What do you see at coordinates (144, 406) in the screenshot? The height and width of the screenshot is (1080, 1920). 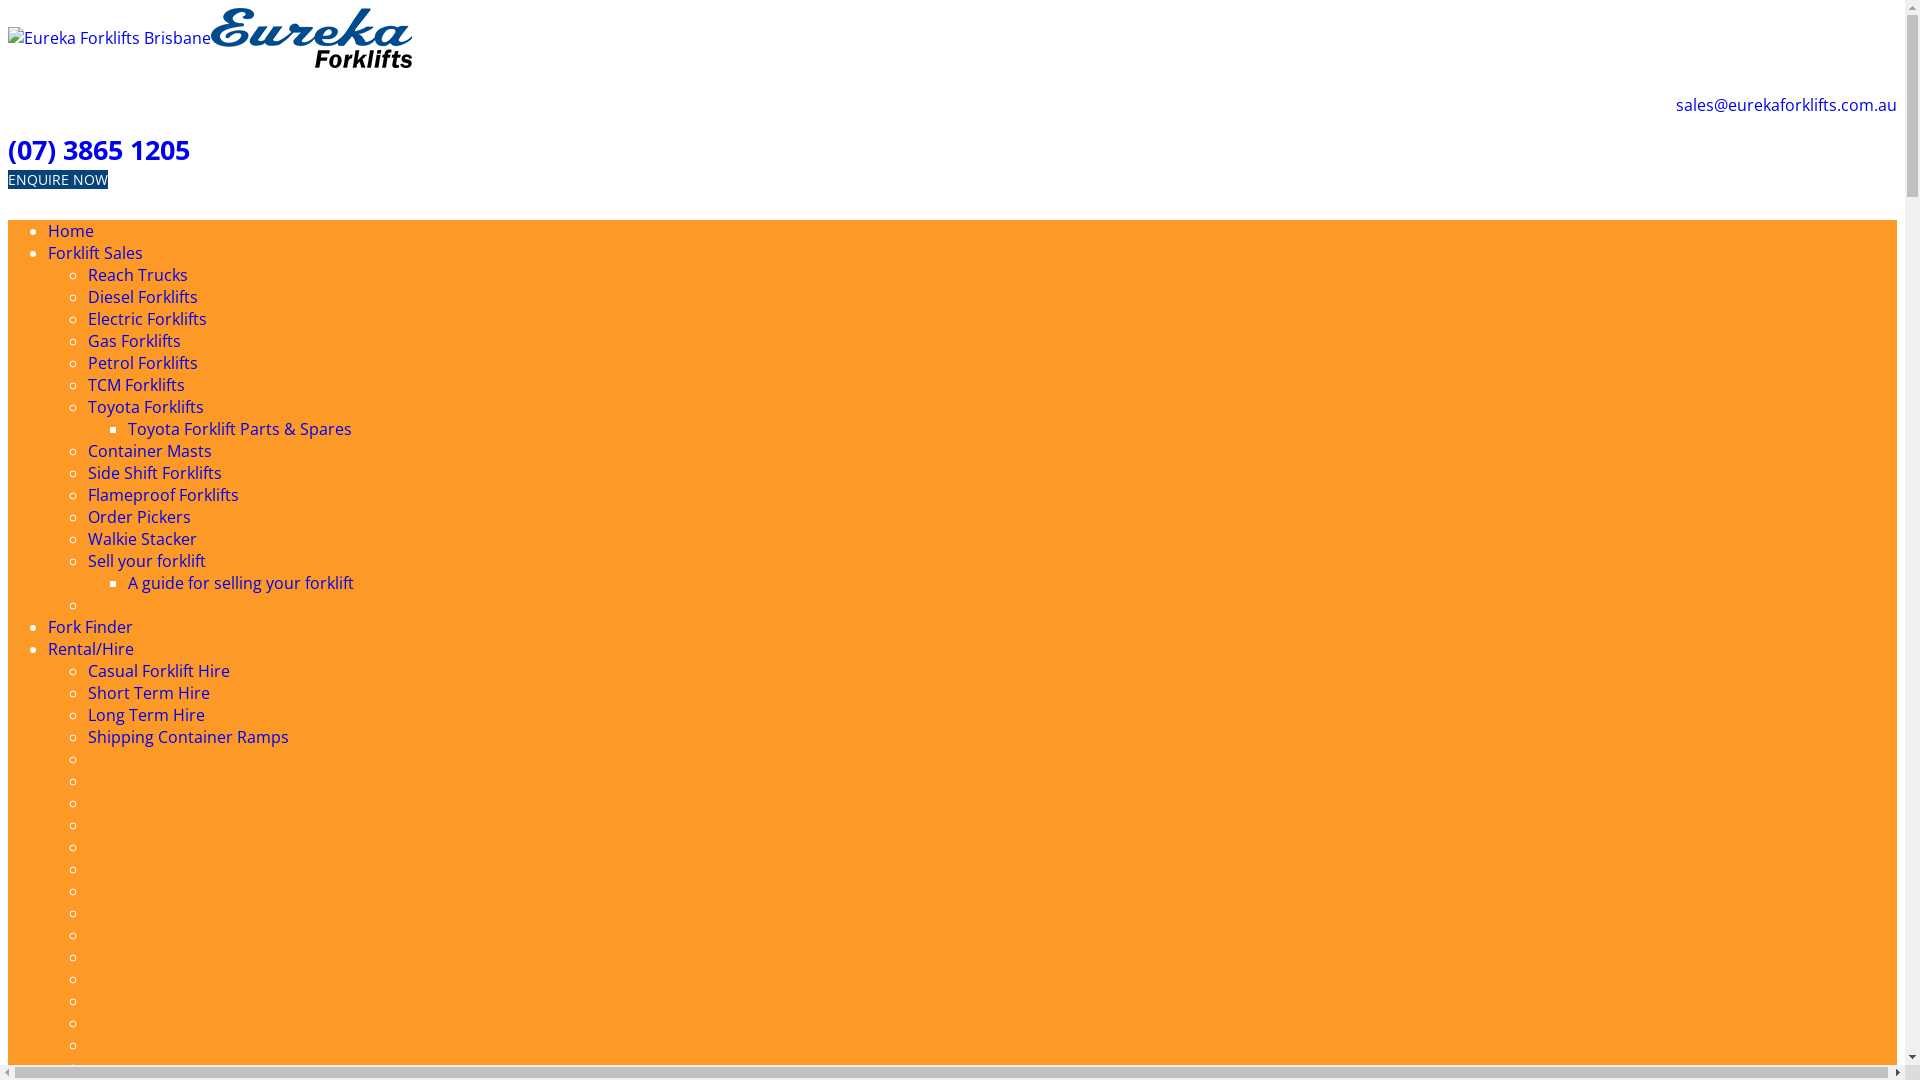 I see `'Toyota Forklifts'` at bounding box center [144, 406].